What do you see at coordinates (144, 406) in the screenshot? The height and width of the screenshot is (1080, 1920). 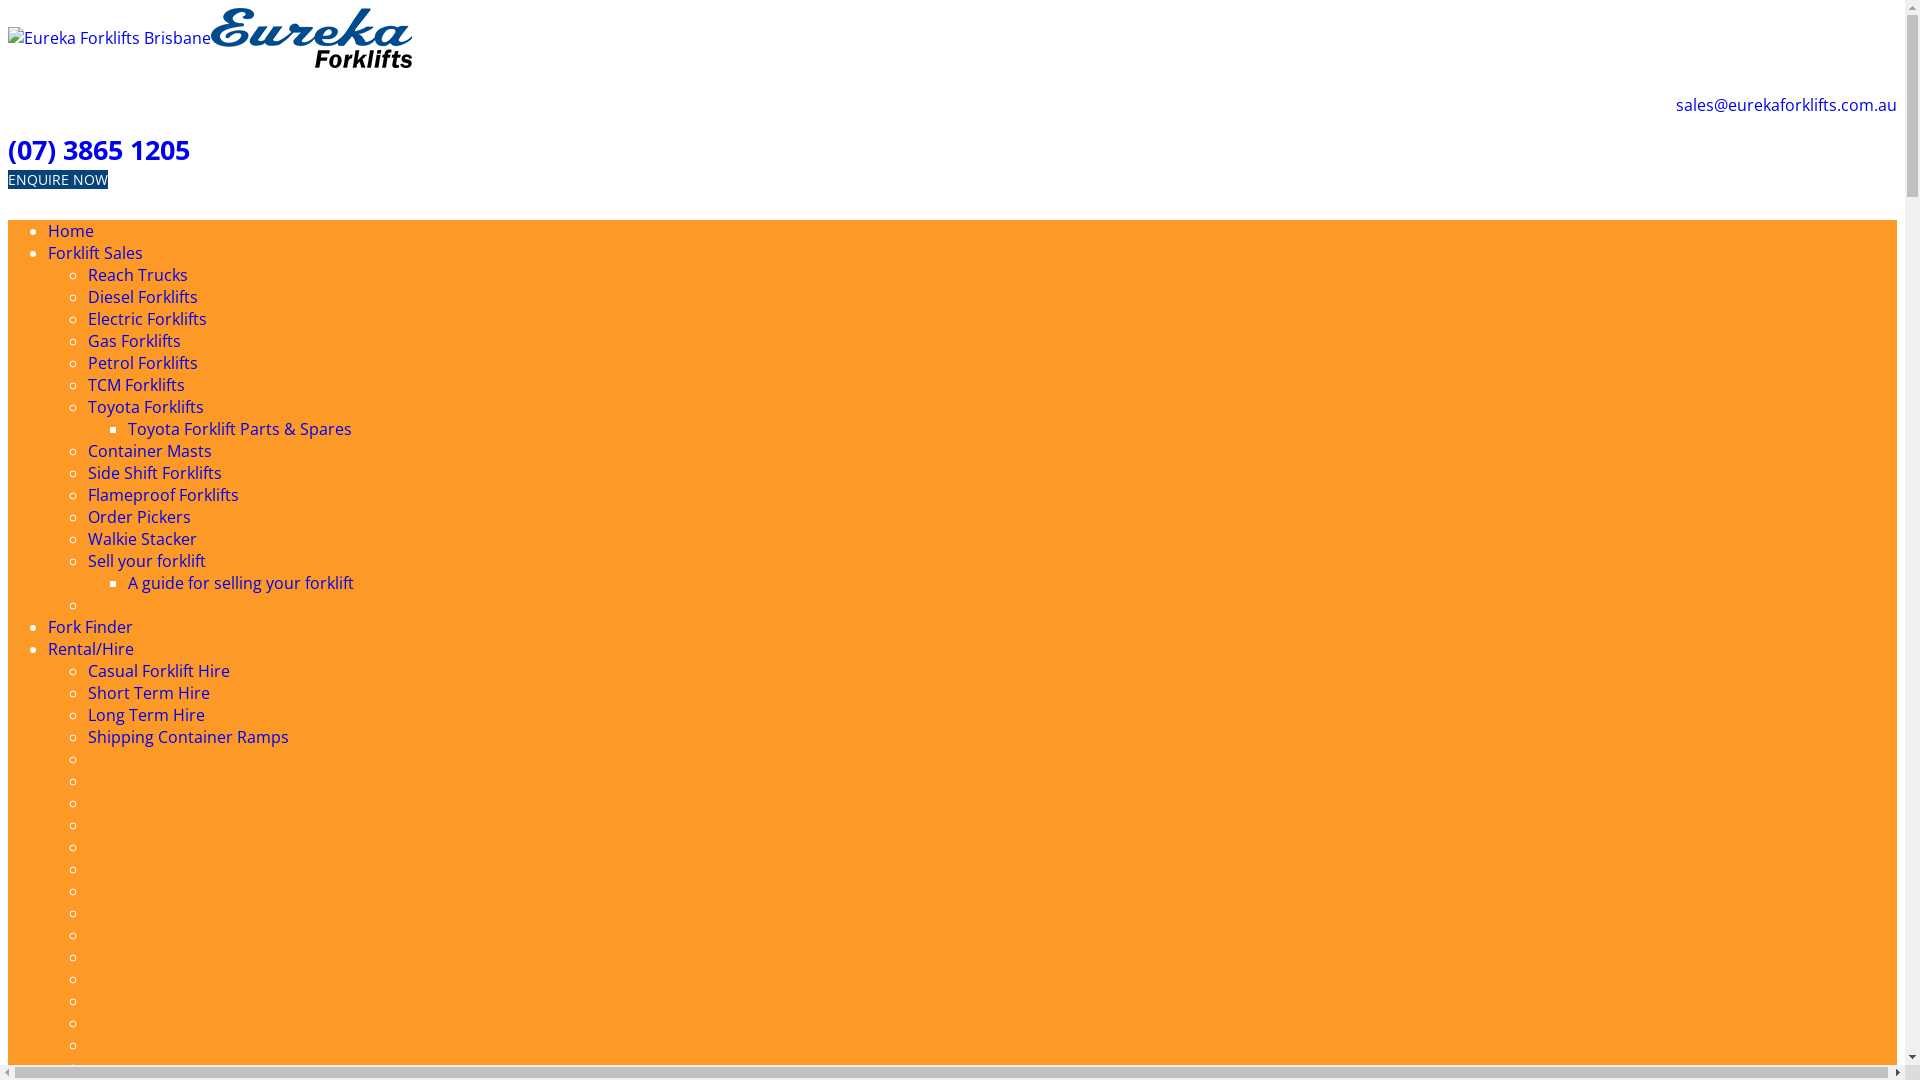 I see `'Toyota Forklifts'` at bounding box center [144, 406].